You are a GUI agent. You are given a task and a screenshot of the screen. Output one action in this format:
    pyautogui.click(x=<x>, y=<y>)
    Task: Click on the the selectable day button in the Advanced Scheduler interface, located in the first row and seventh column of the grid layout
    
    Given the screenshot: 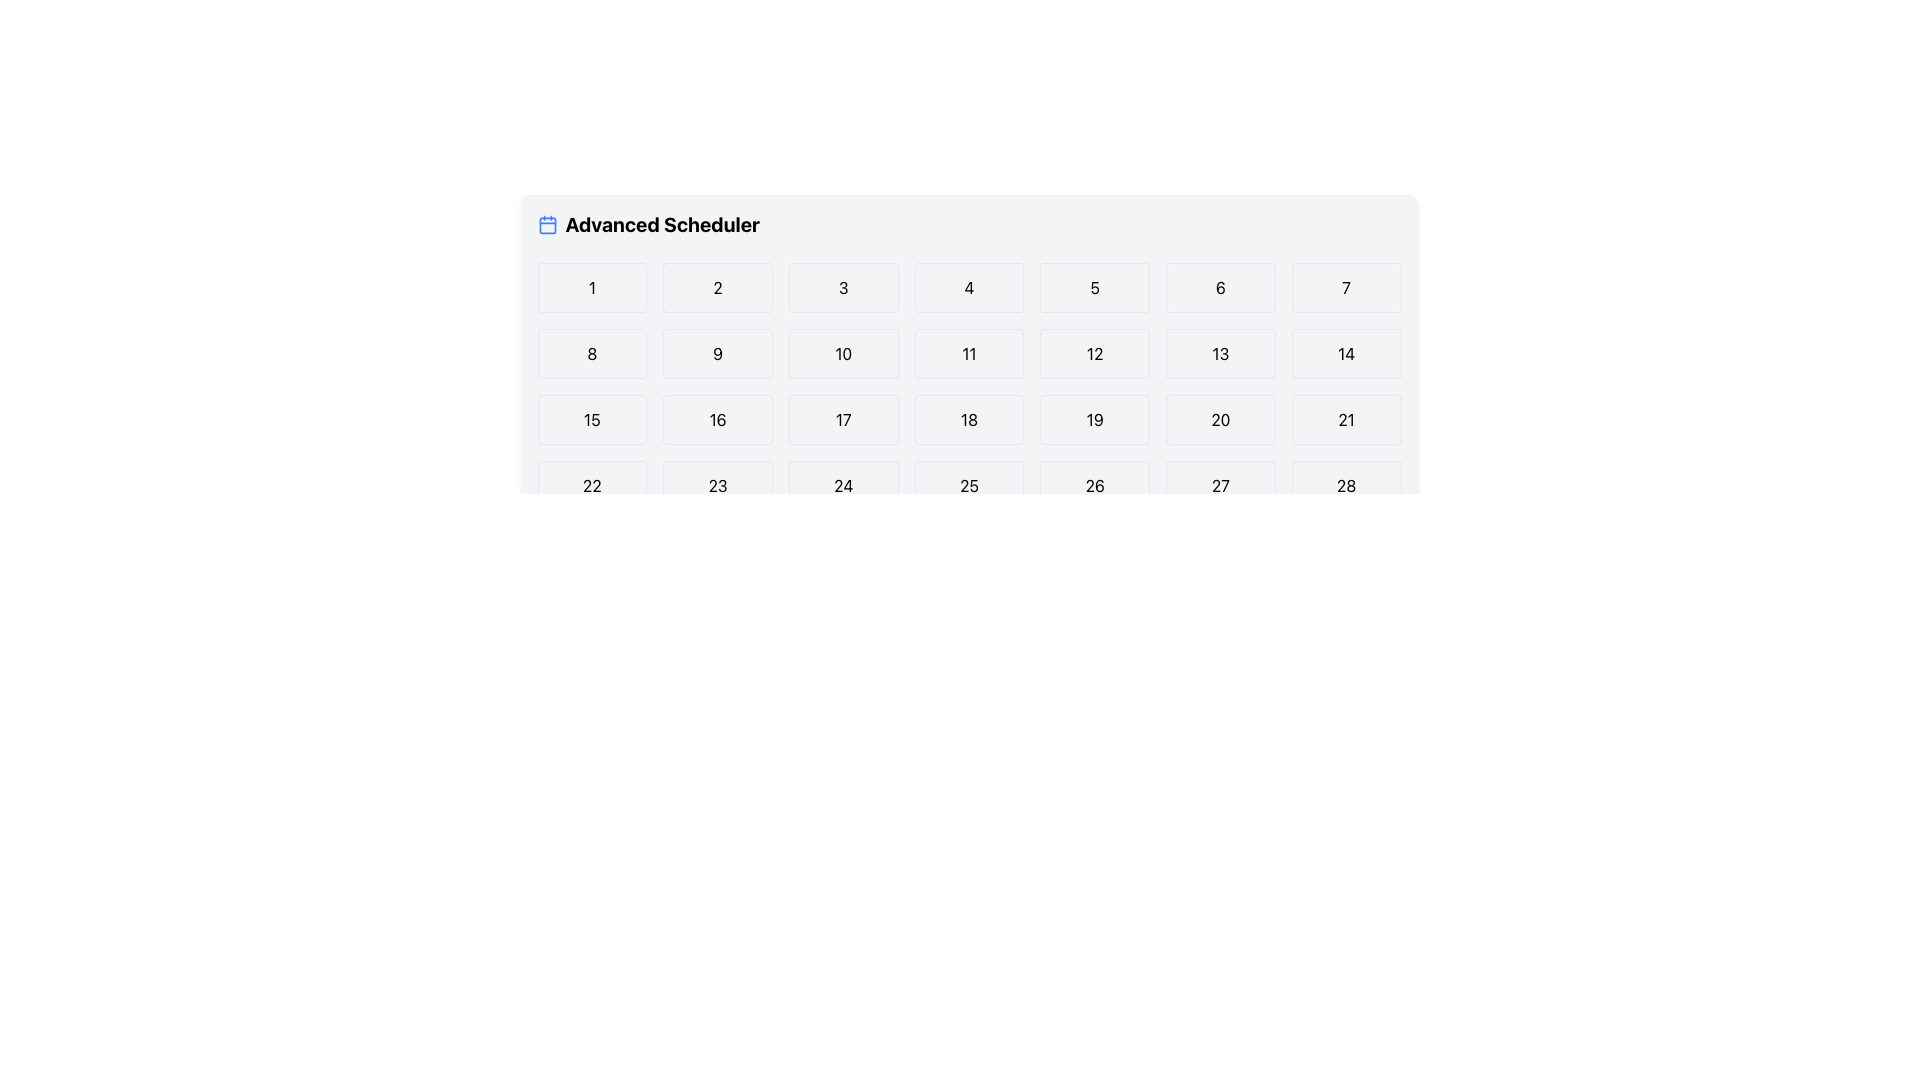 What is the action you would take?
    pyautogui.click(x=1346, y=288)
    